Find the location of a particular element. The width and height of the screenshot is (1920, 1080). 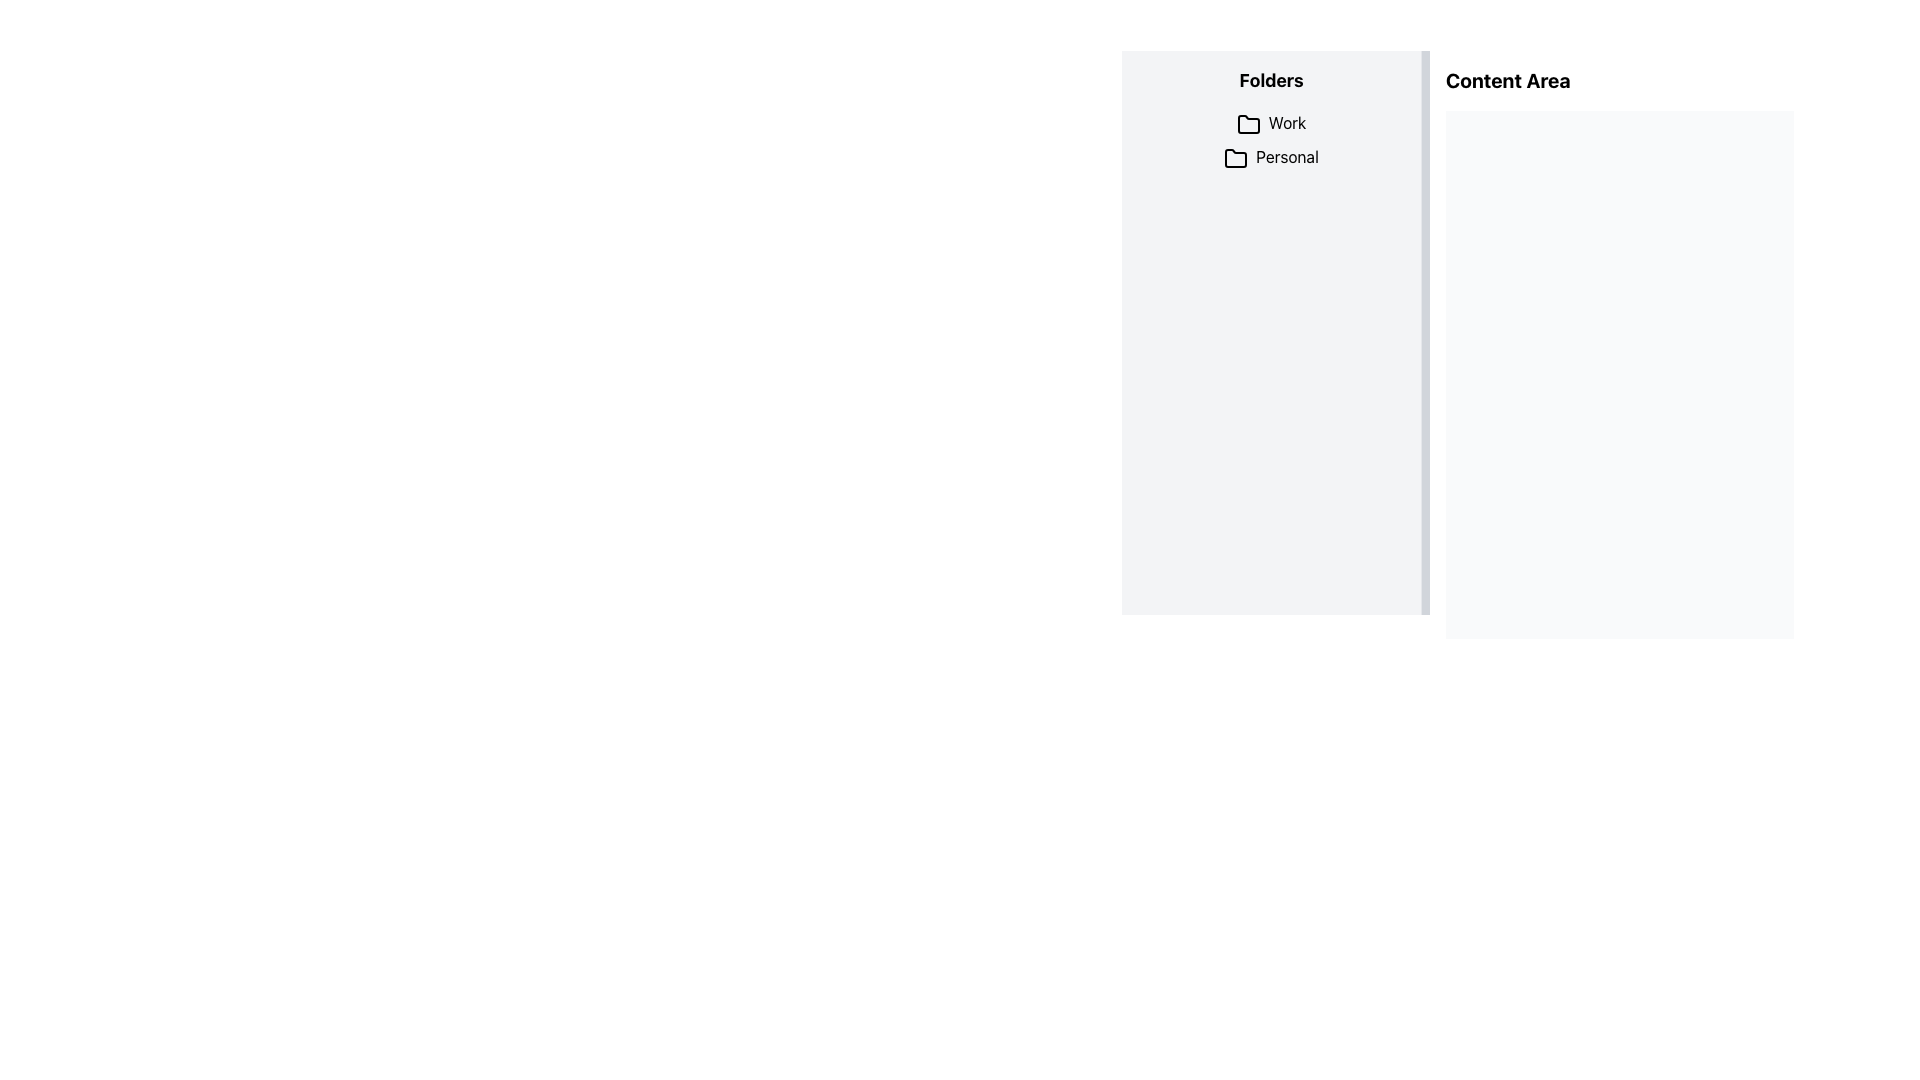

the folder icon representing 'Personal', which is the second folder icon under the 'Folders' heading is located at coordinates (1235, 157).